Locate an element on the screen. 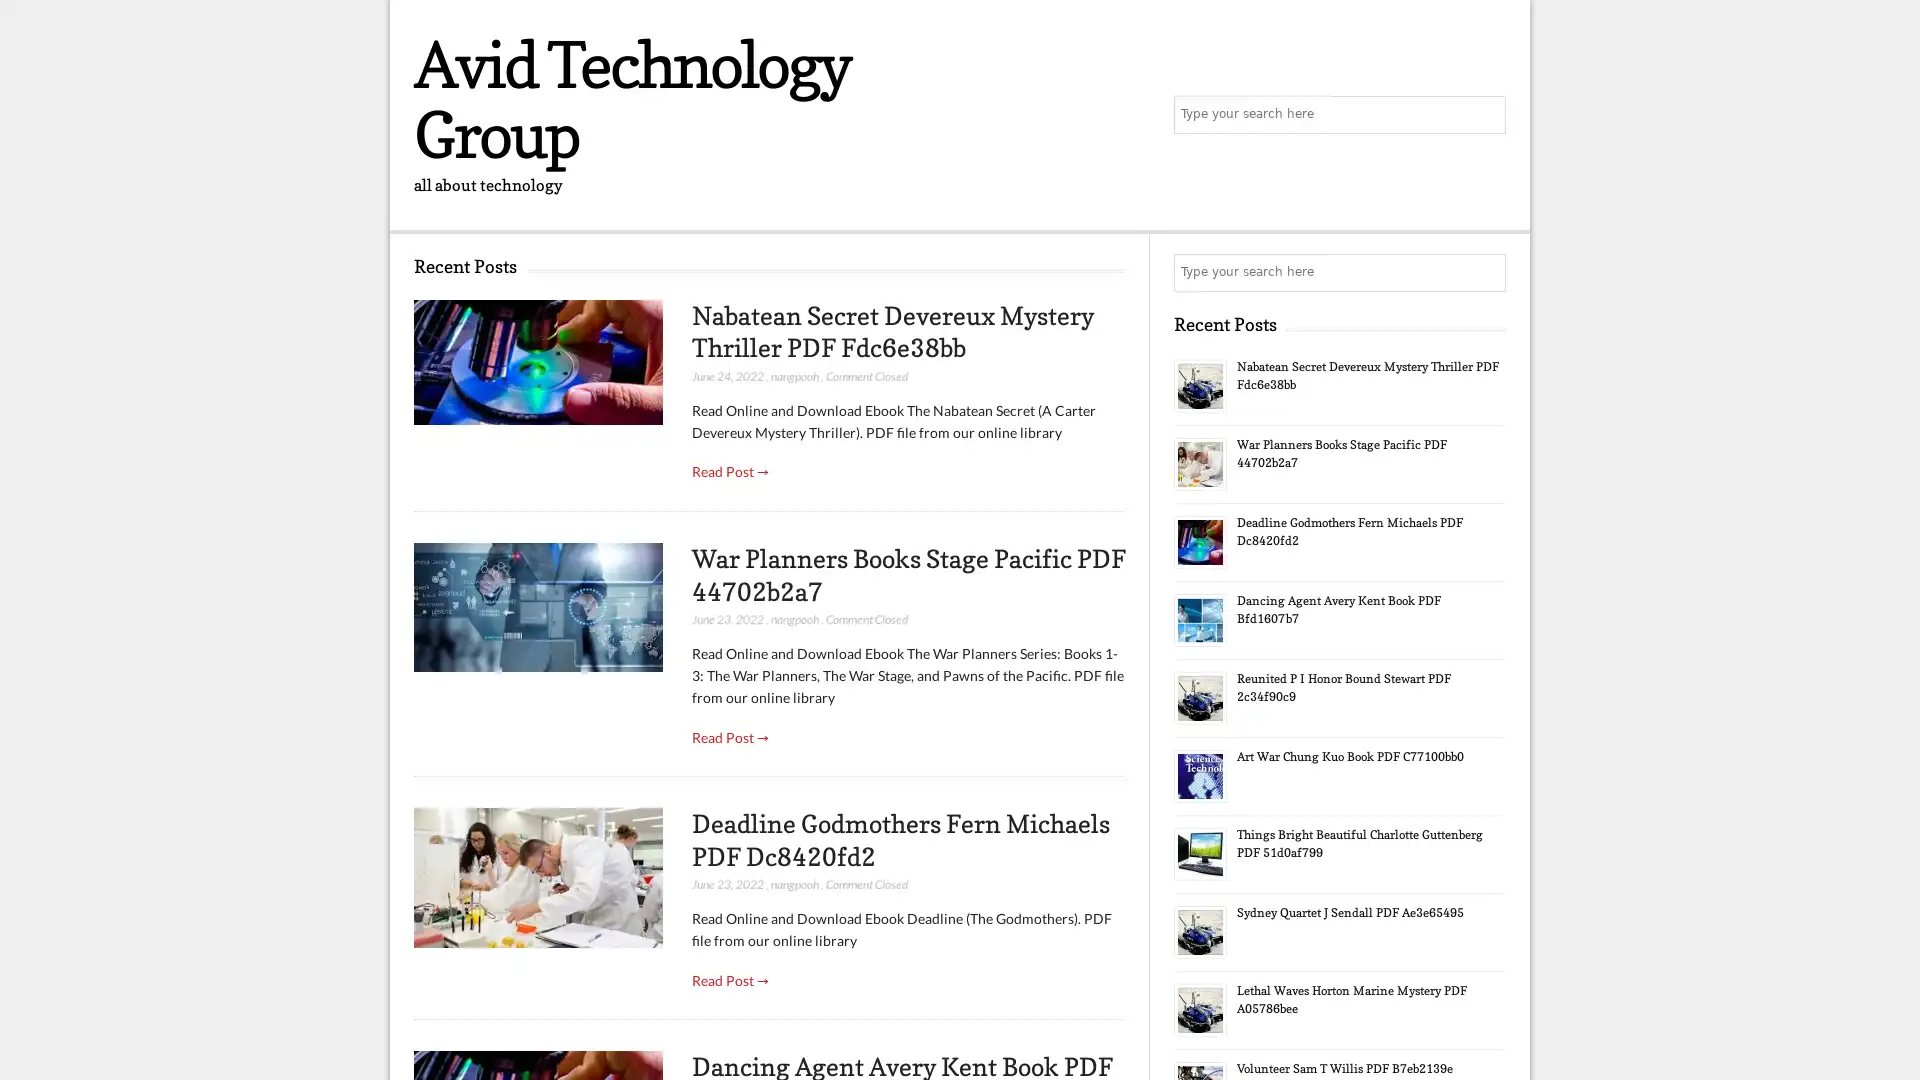 This screenshot has width=1920, height=1080. Search is located at coordinates (1485, 115).